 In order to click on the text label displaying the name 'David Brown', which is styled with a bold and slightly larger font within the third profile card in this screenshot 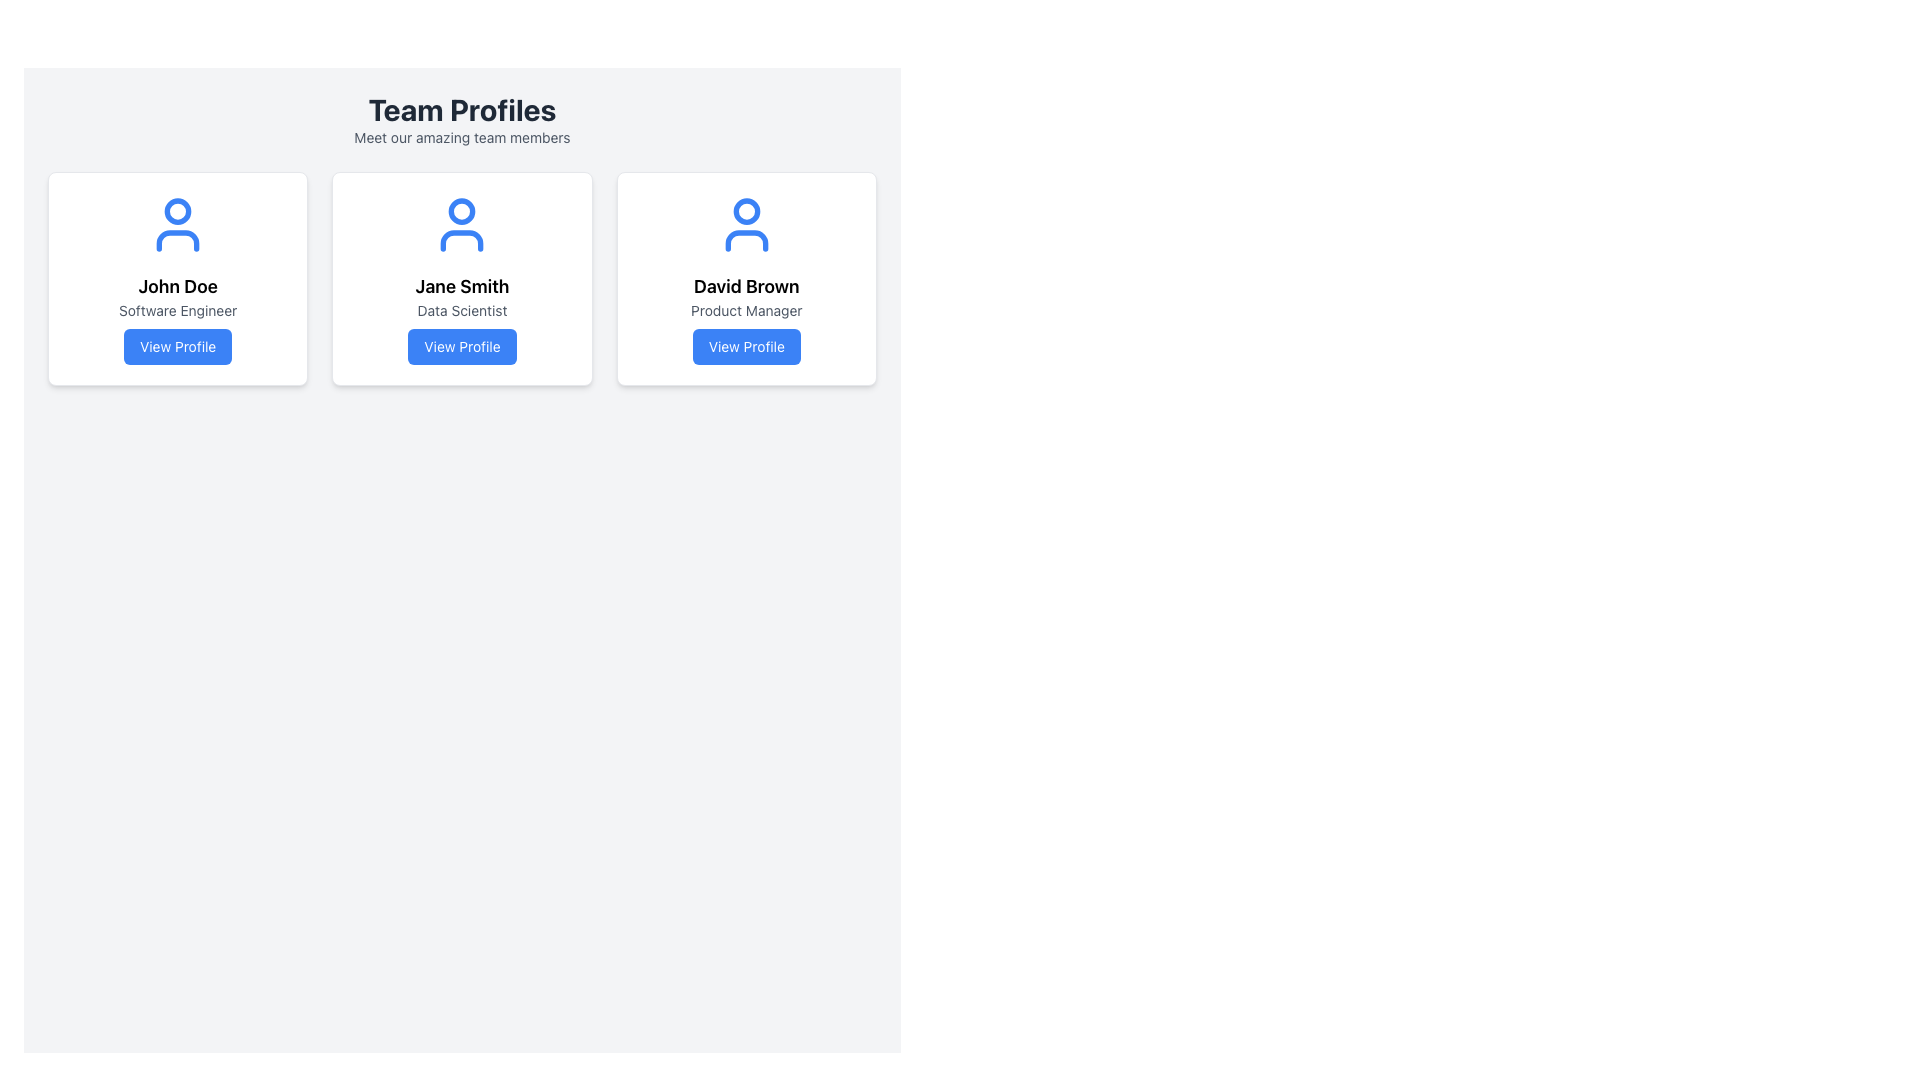, I will do `click(745, 286)`.